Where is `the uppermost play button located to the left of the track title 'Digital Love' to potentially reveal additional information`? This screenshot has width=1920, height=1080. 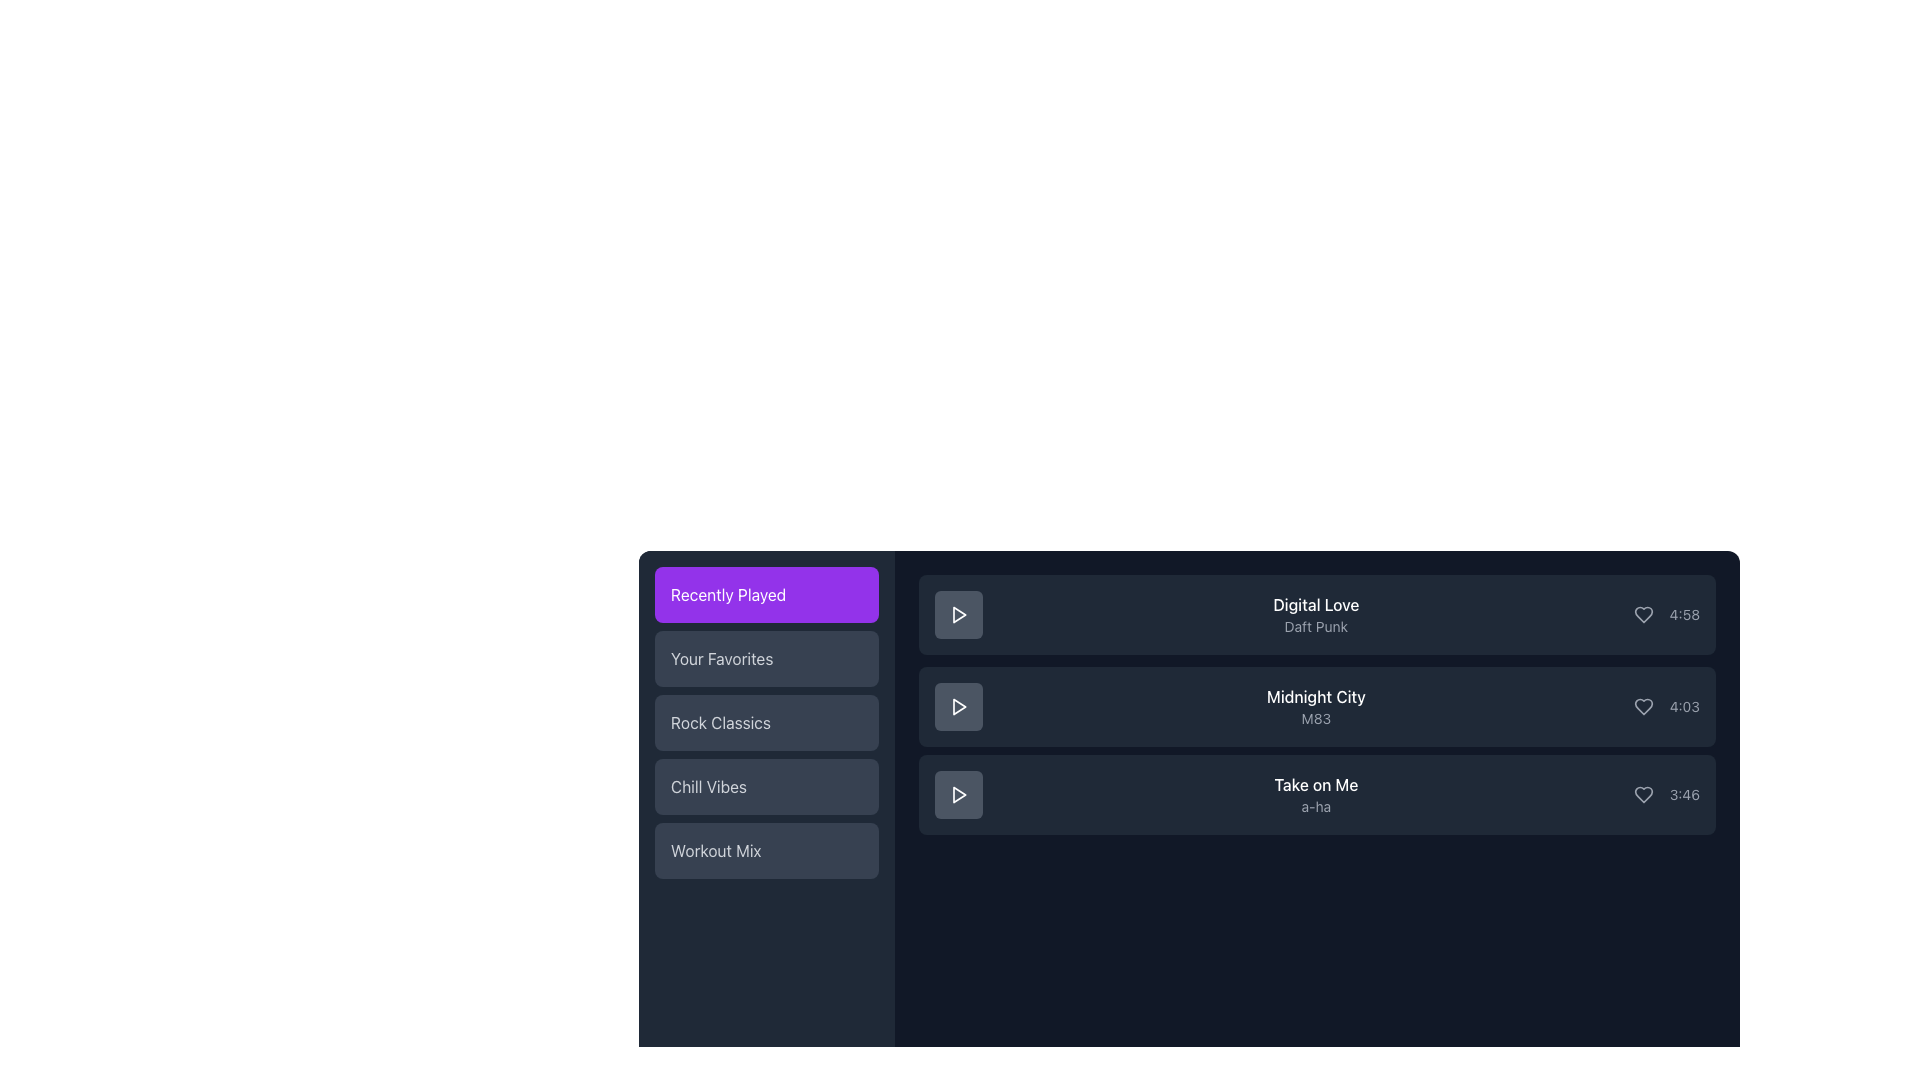 the uppermost play button located to the left of the track title 'Digital Love' to potentially reveal additional information is located at coordinates (958, 613).